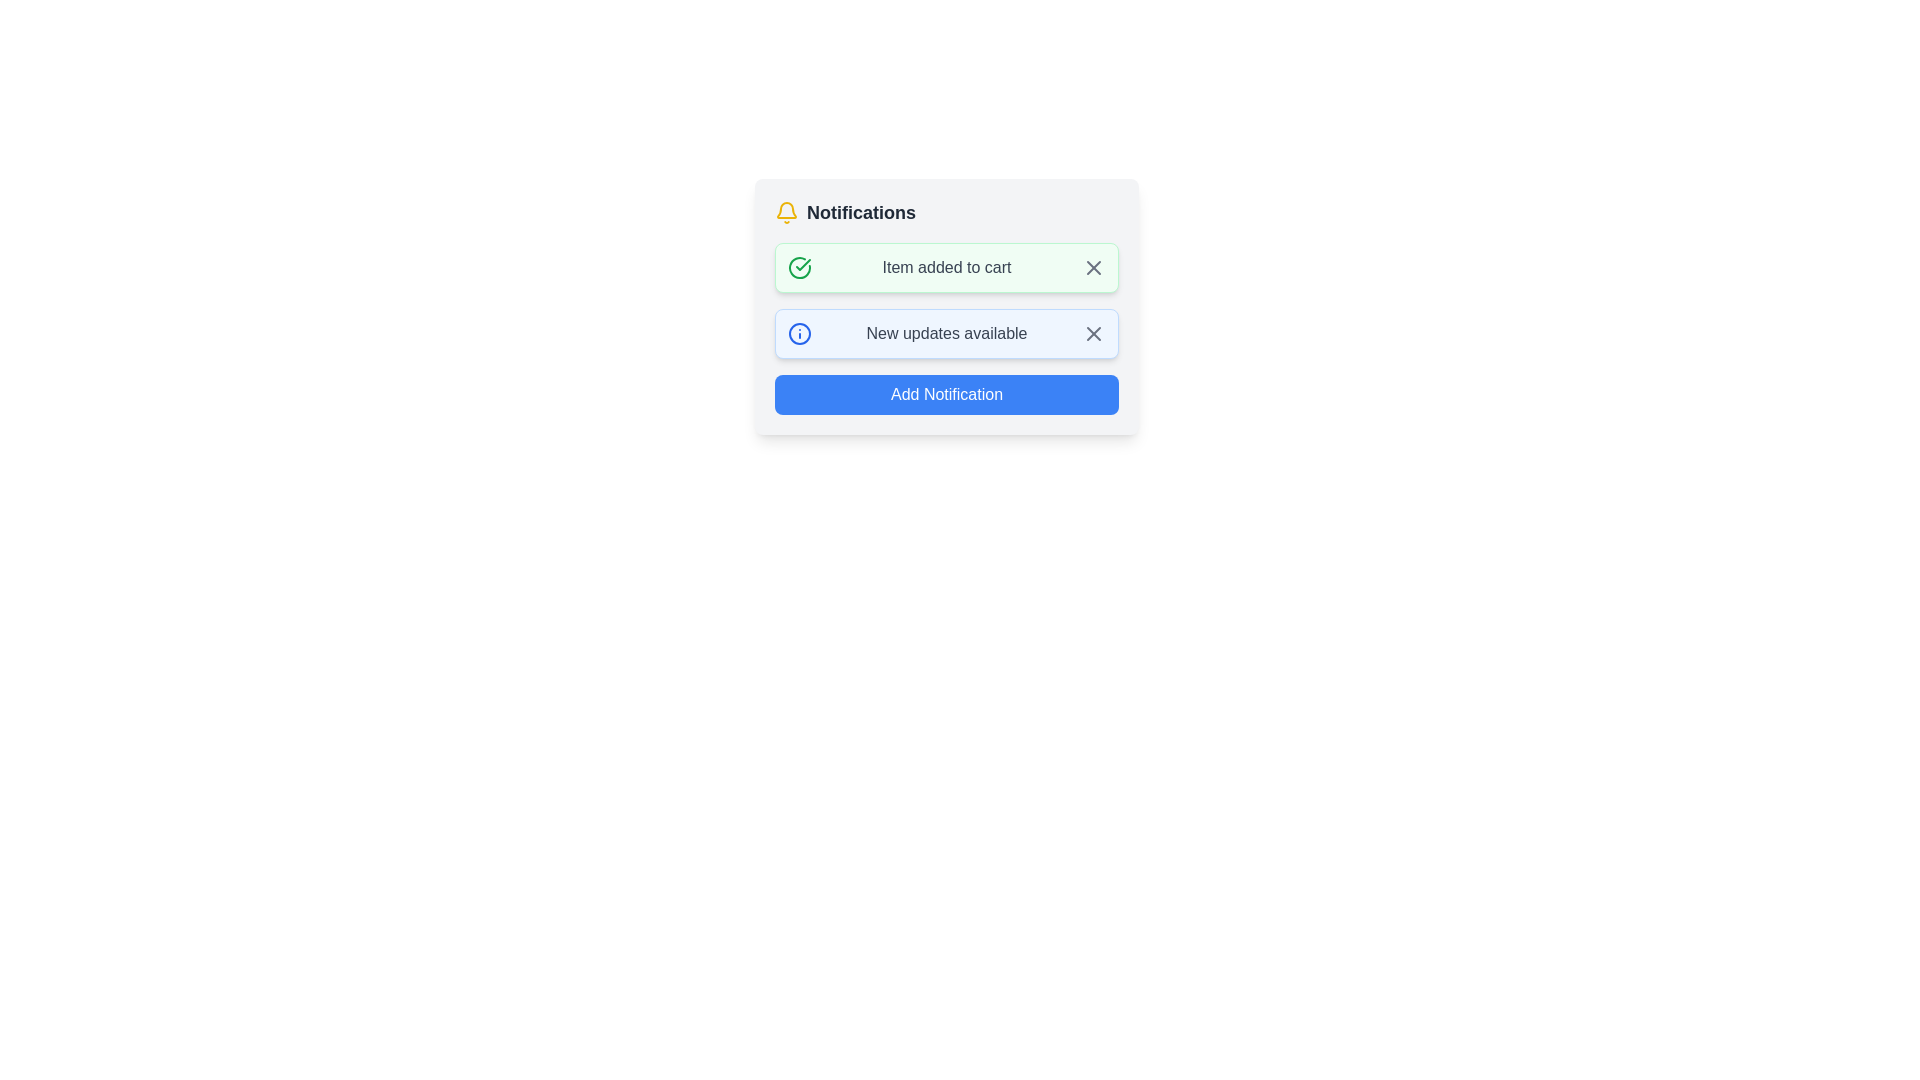 The width and height of the screenshot is (1920, 1080). What do you see at coordinates (945, 266) in the screenshot?
I see `text from the Text Label that informs users an item has been successfully added to their cart` at bounding box center [945, 266].